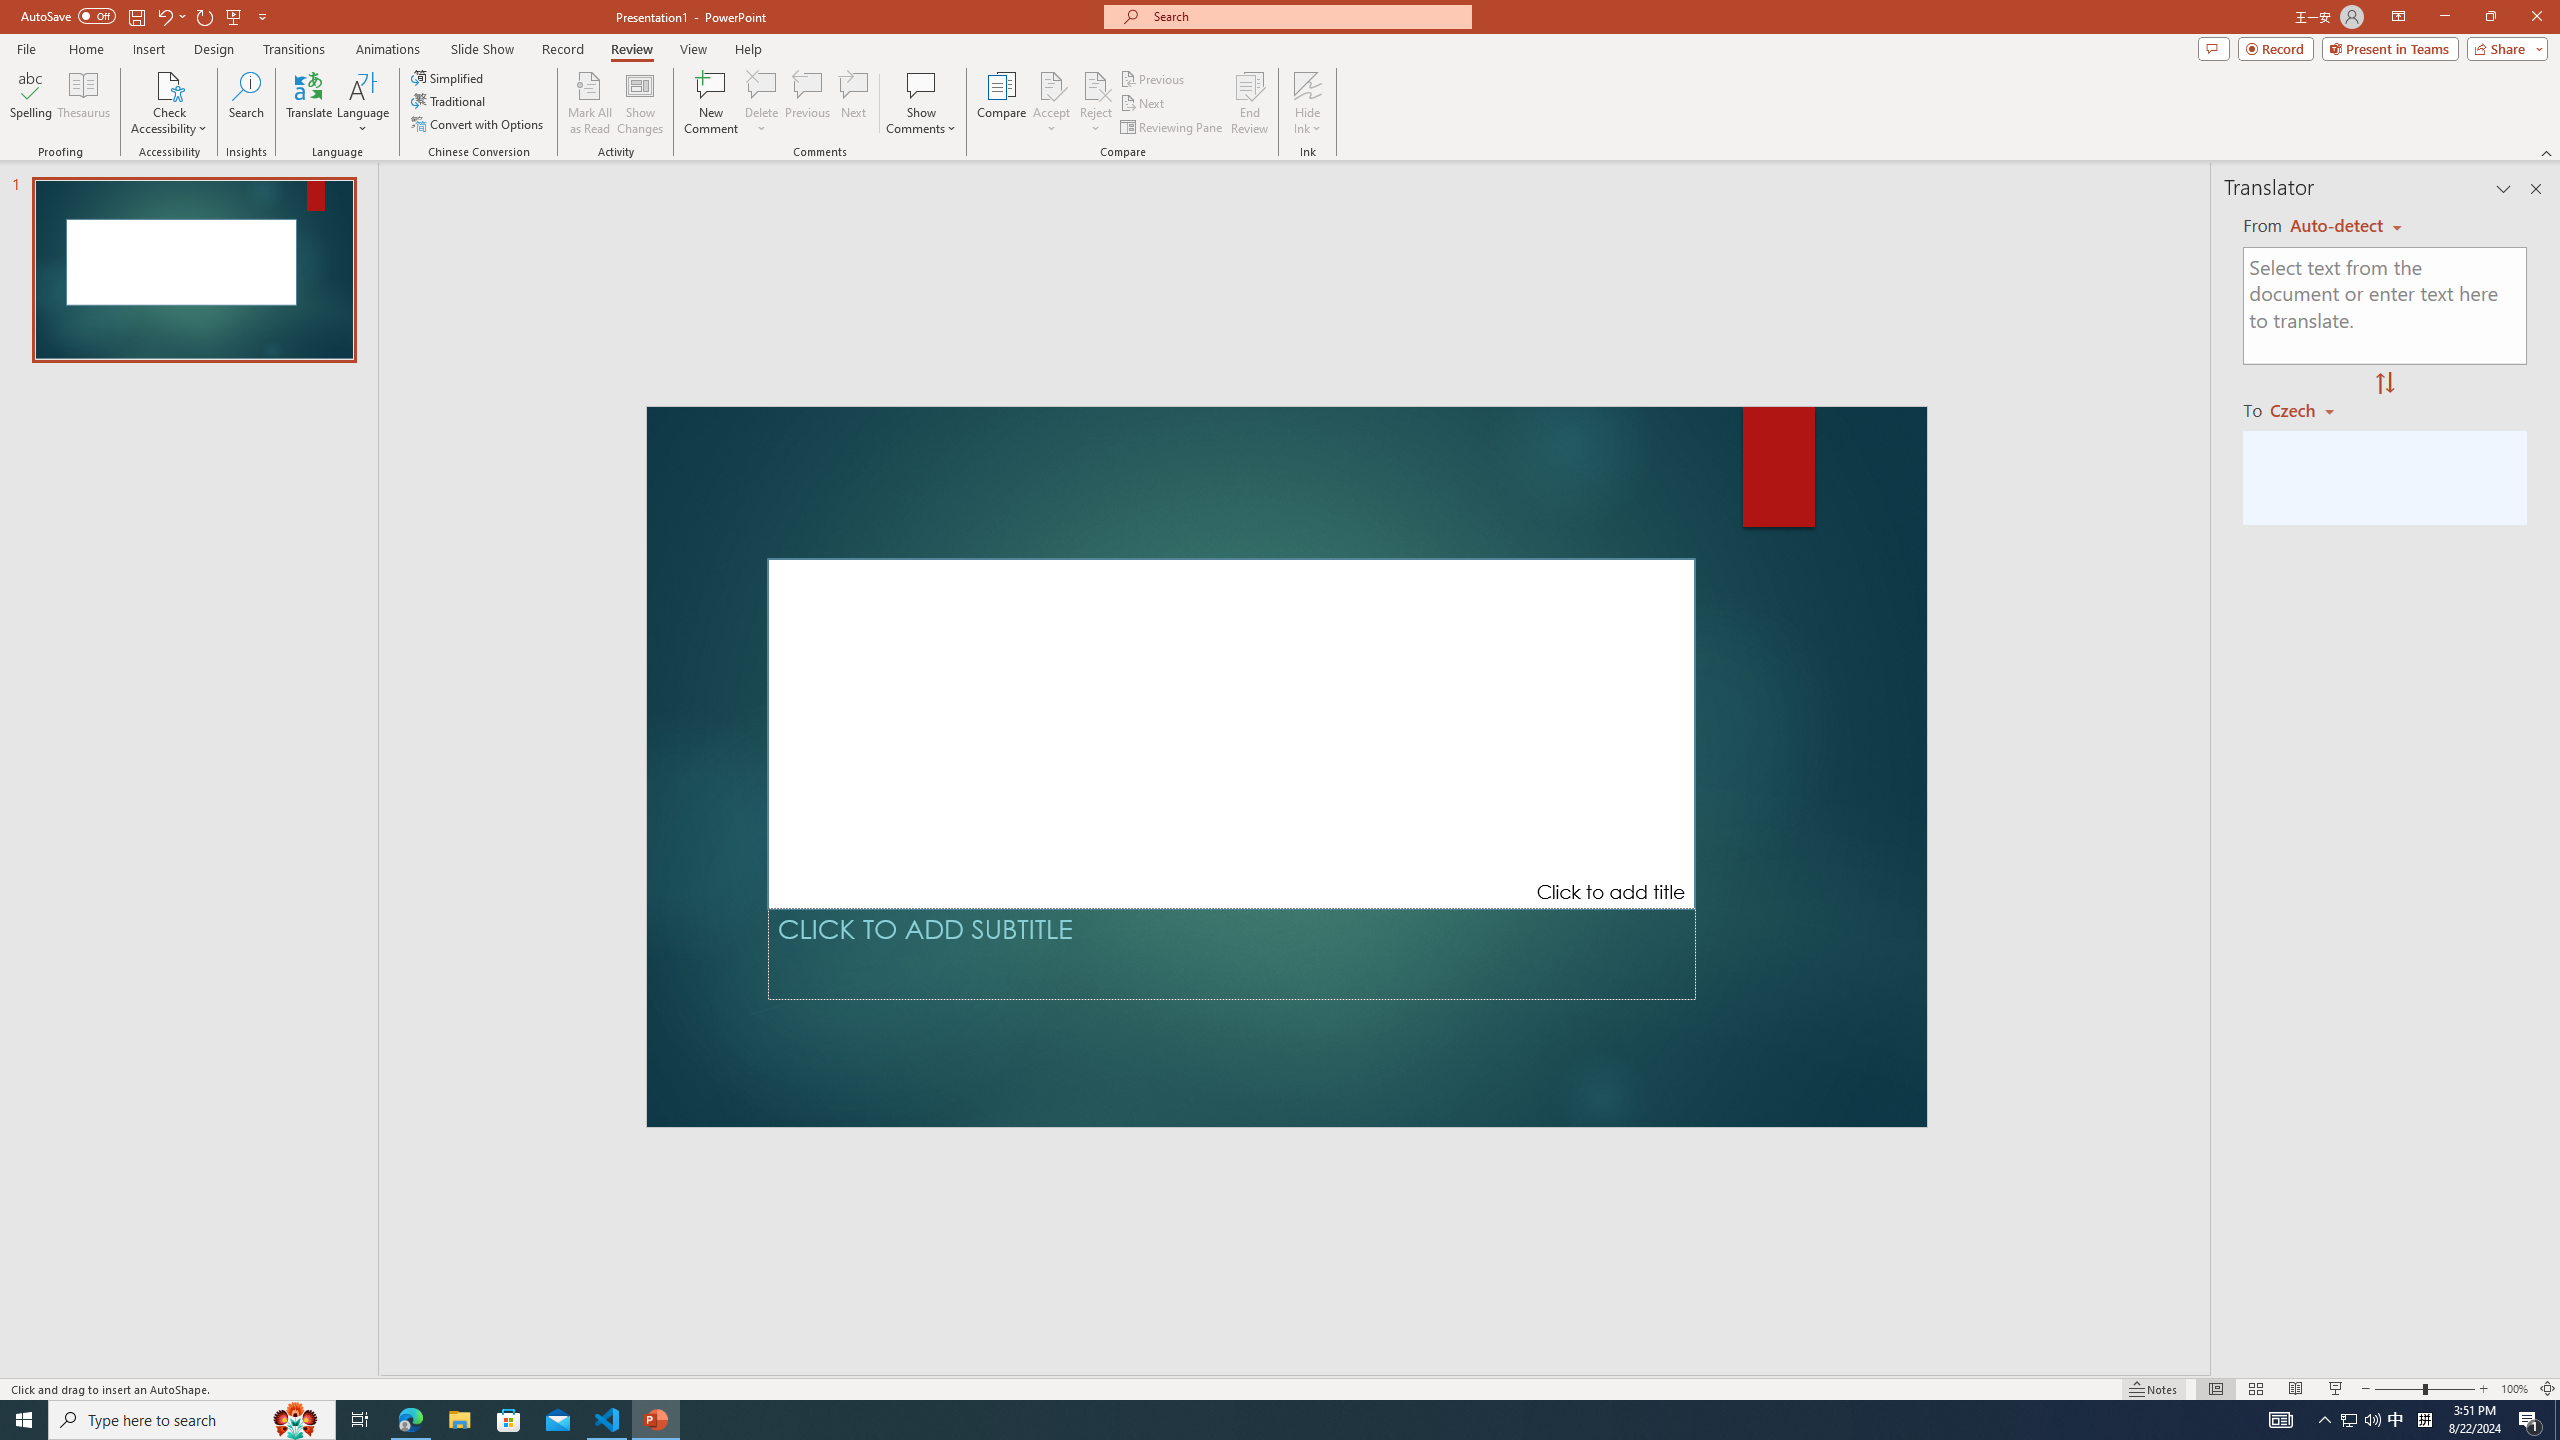  What do you see at coordinates (448, 99) in the screenshot?
I see `'Traditional'` at bounding box center [448, 99].